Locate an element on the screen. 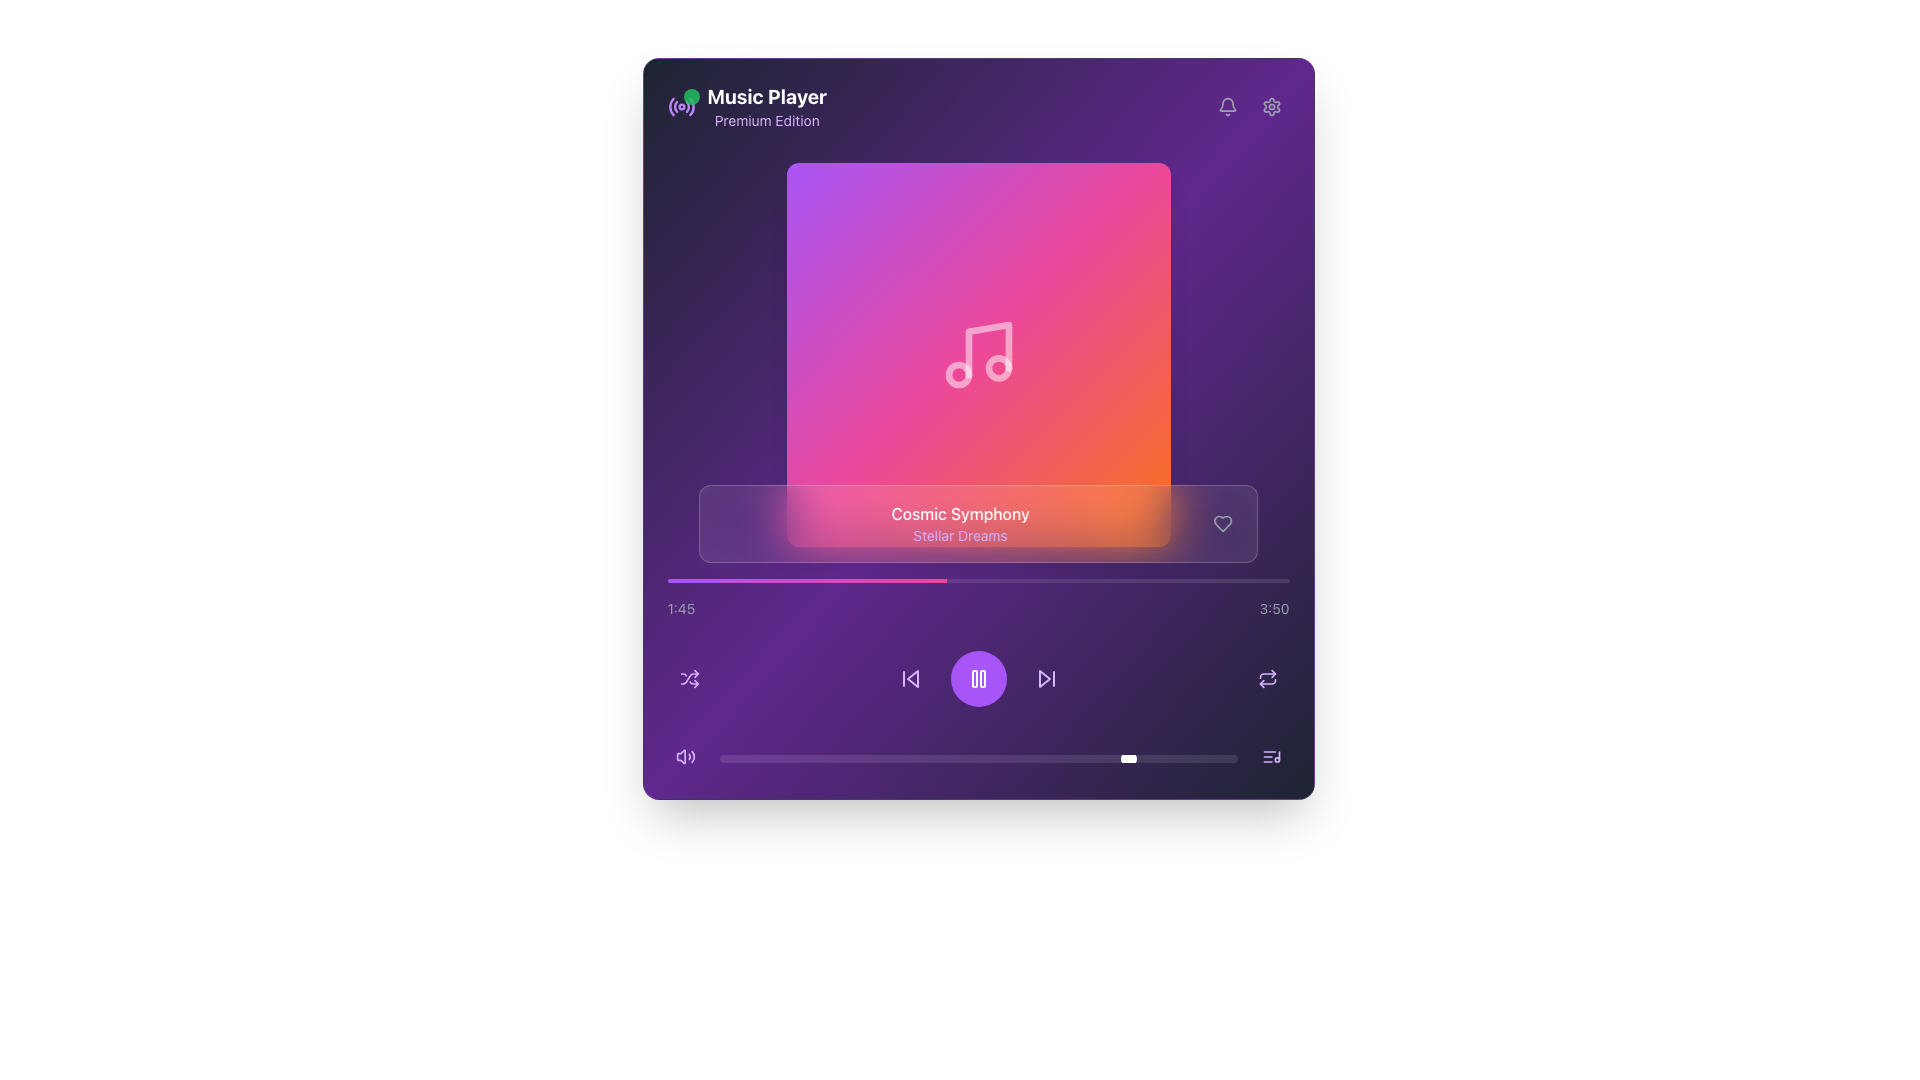 This screenshot has width=1920, height=1080. the Text Display Component that serves as the title and label for the music player interface, located in the top-left corner of the interface is located at coordinates (766, 107).